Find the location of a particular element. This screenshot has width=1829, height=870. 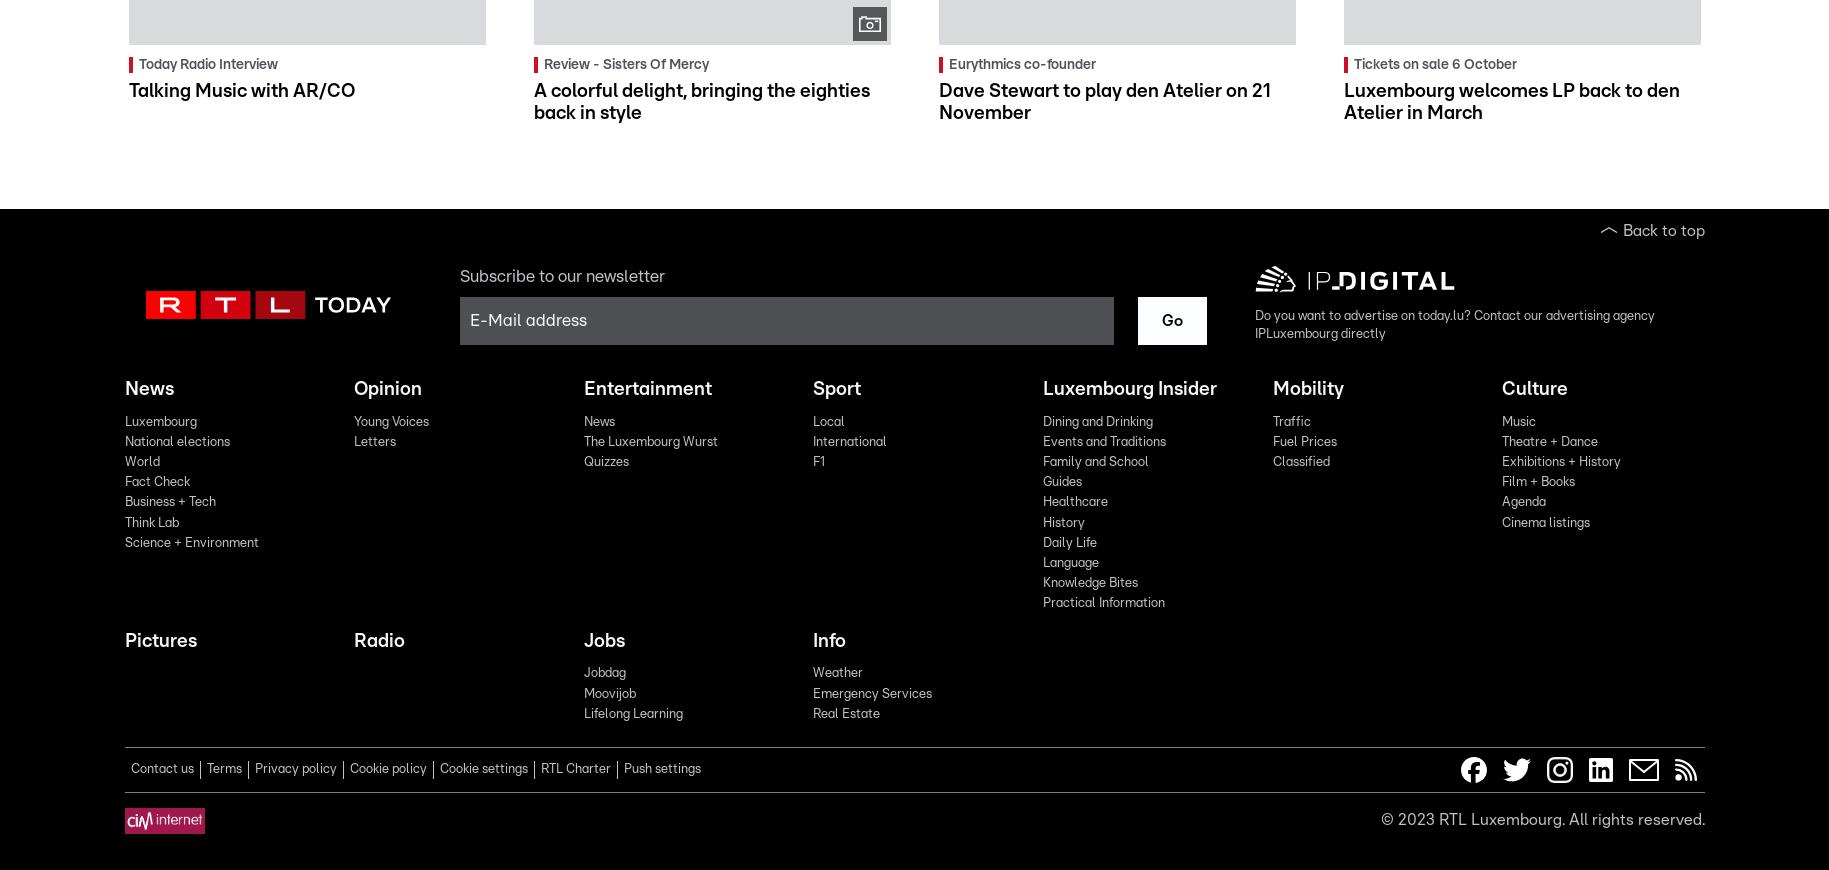

'Do you want to advertise on today.lu? Contact our advertising agency IPLuxembourg directly' is located at coordinates (1453, 324).